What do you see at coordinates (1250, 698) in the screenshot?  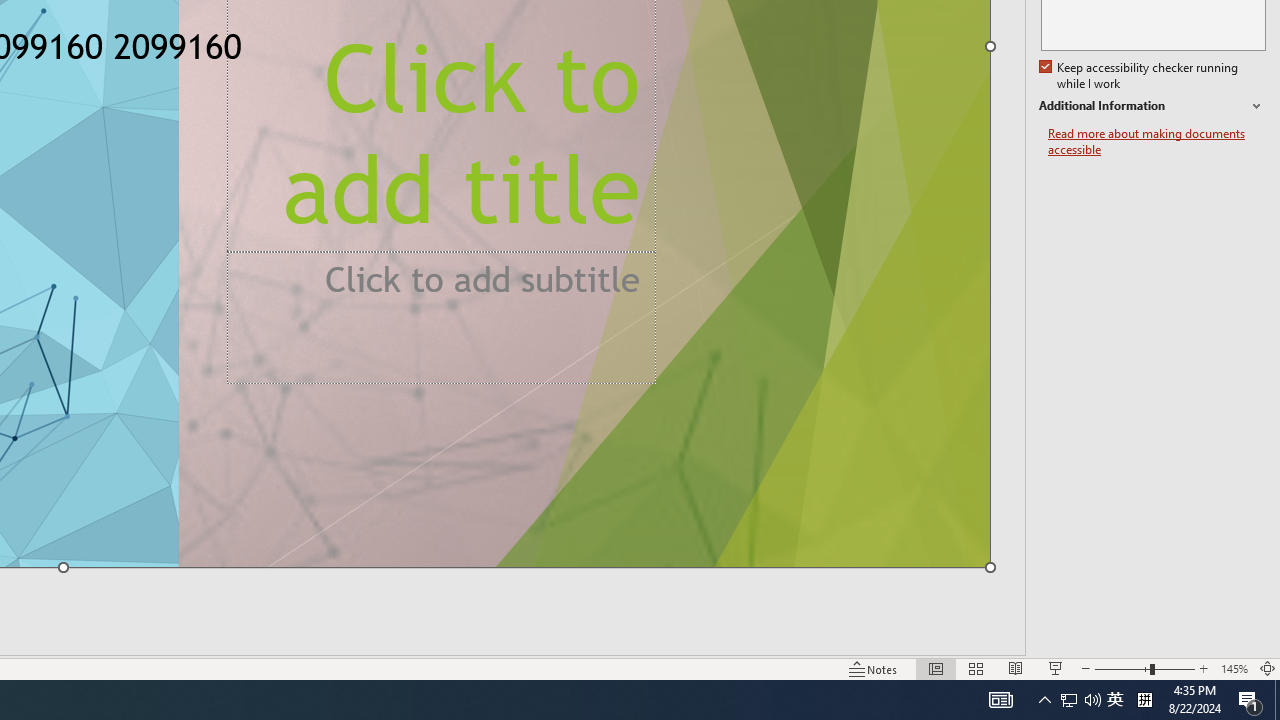 I see `'Action Center, 1 new notification'` at bounding box center [1250, 698].